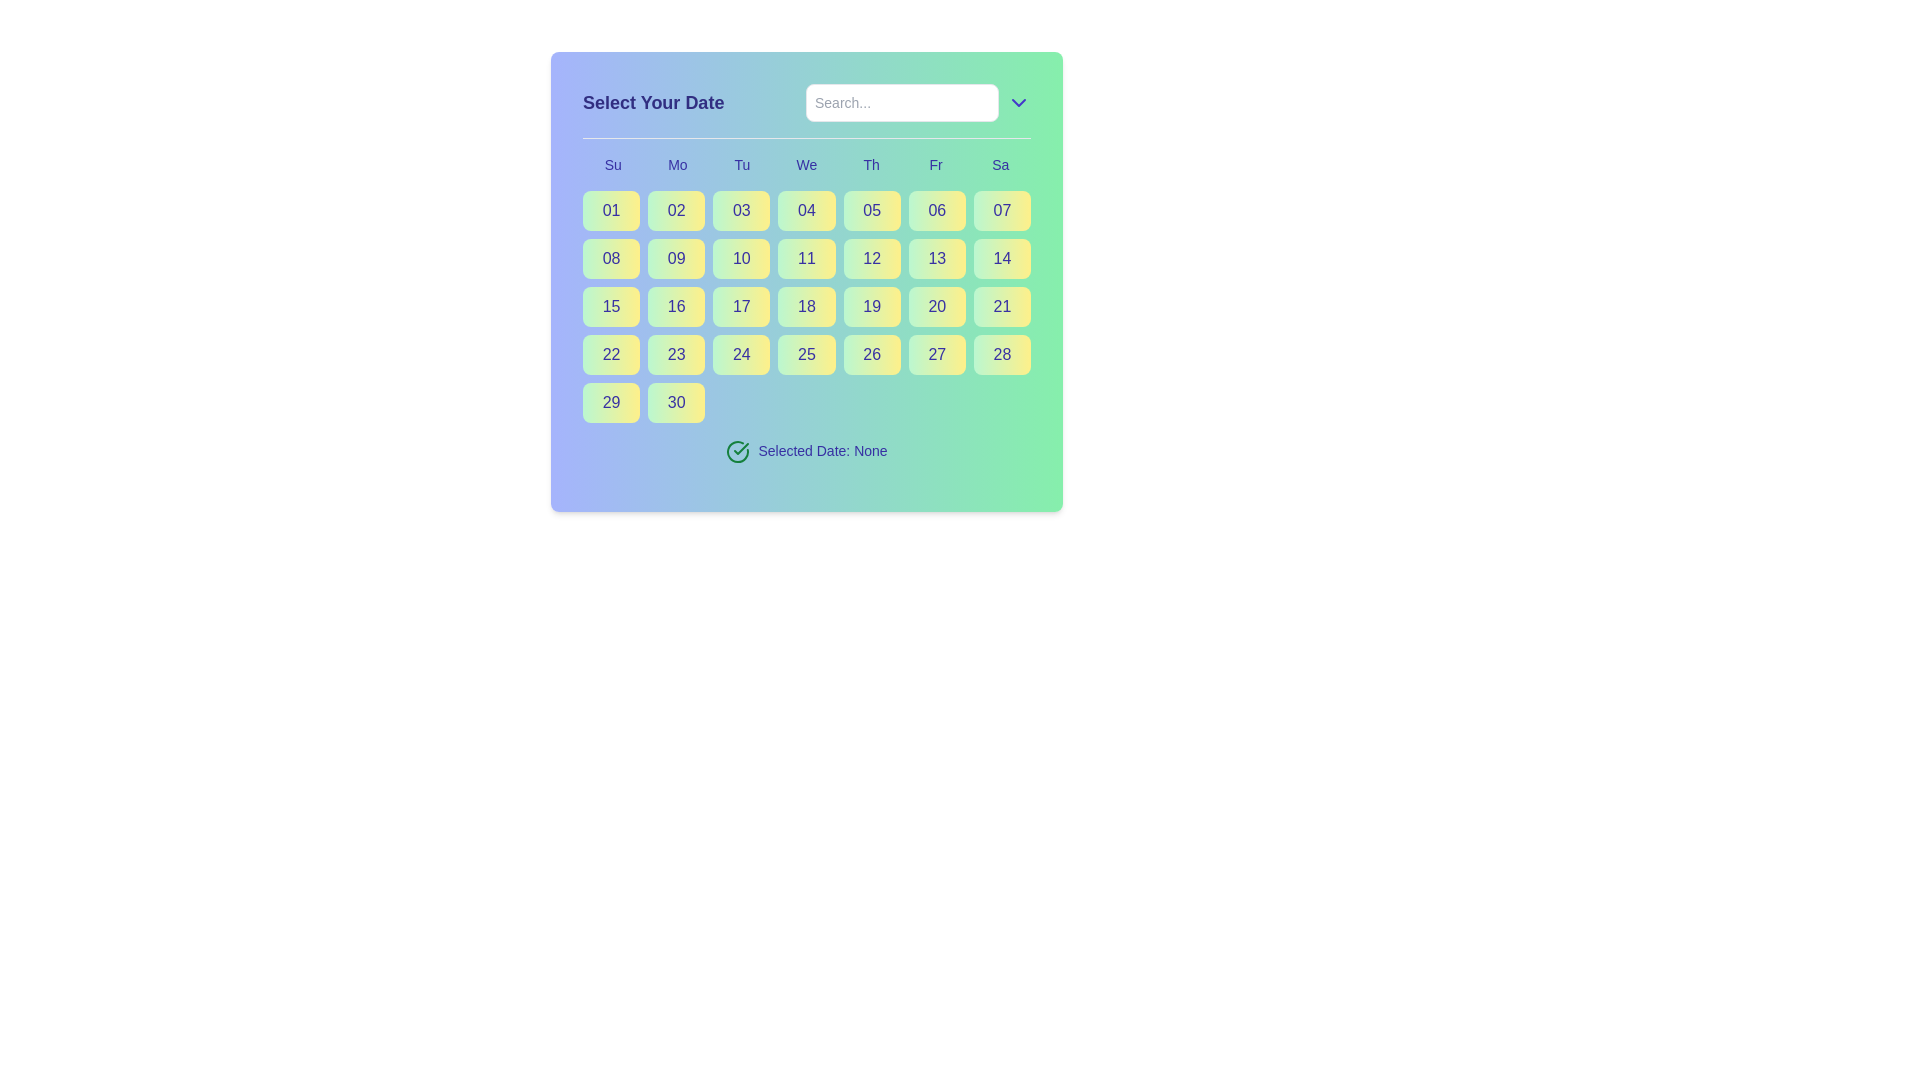  I want to click on the text label indicating 'Thursday' in the calendar's week grid to possibly display a tooltip, so click(871, 164).